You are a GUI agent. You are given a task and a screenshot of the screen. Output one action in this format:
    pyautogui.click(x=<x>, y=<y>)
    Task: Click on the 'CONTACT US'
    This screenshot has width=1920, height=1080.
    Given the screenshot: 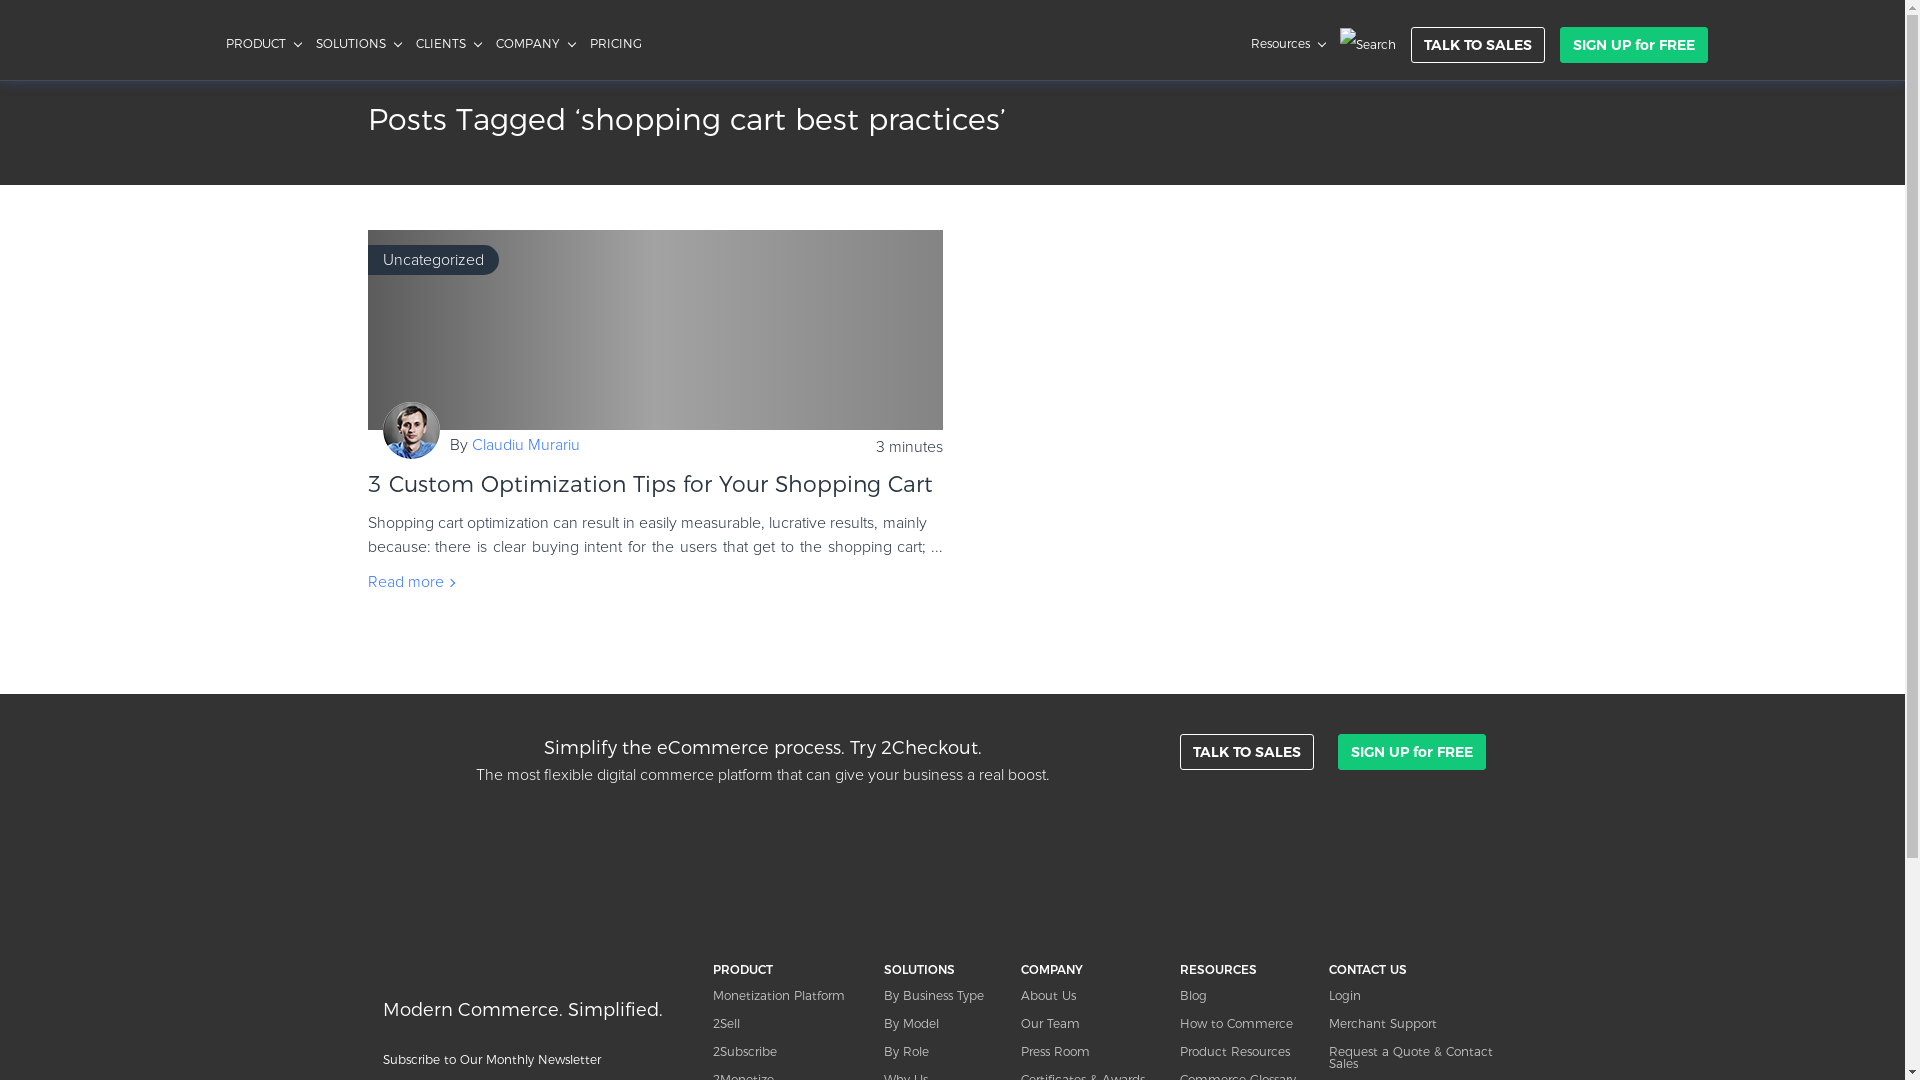 What is the action you would take?
    pyautogui.click(x=1424, y=968)
    